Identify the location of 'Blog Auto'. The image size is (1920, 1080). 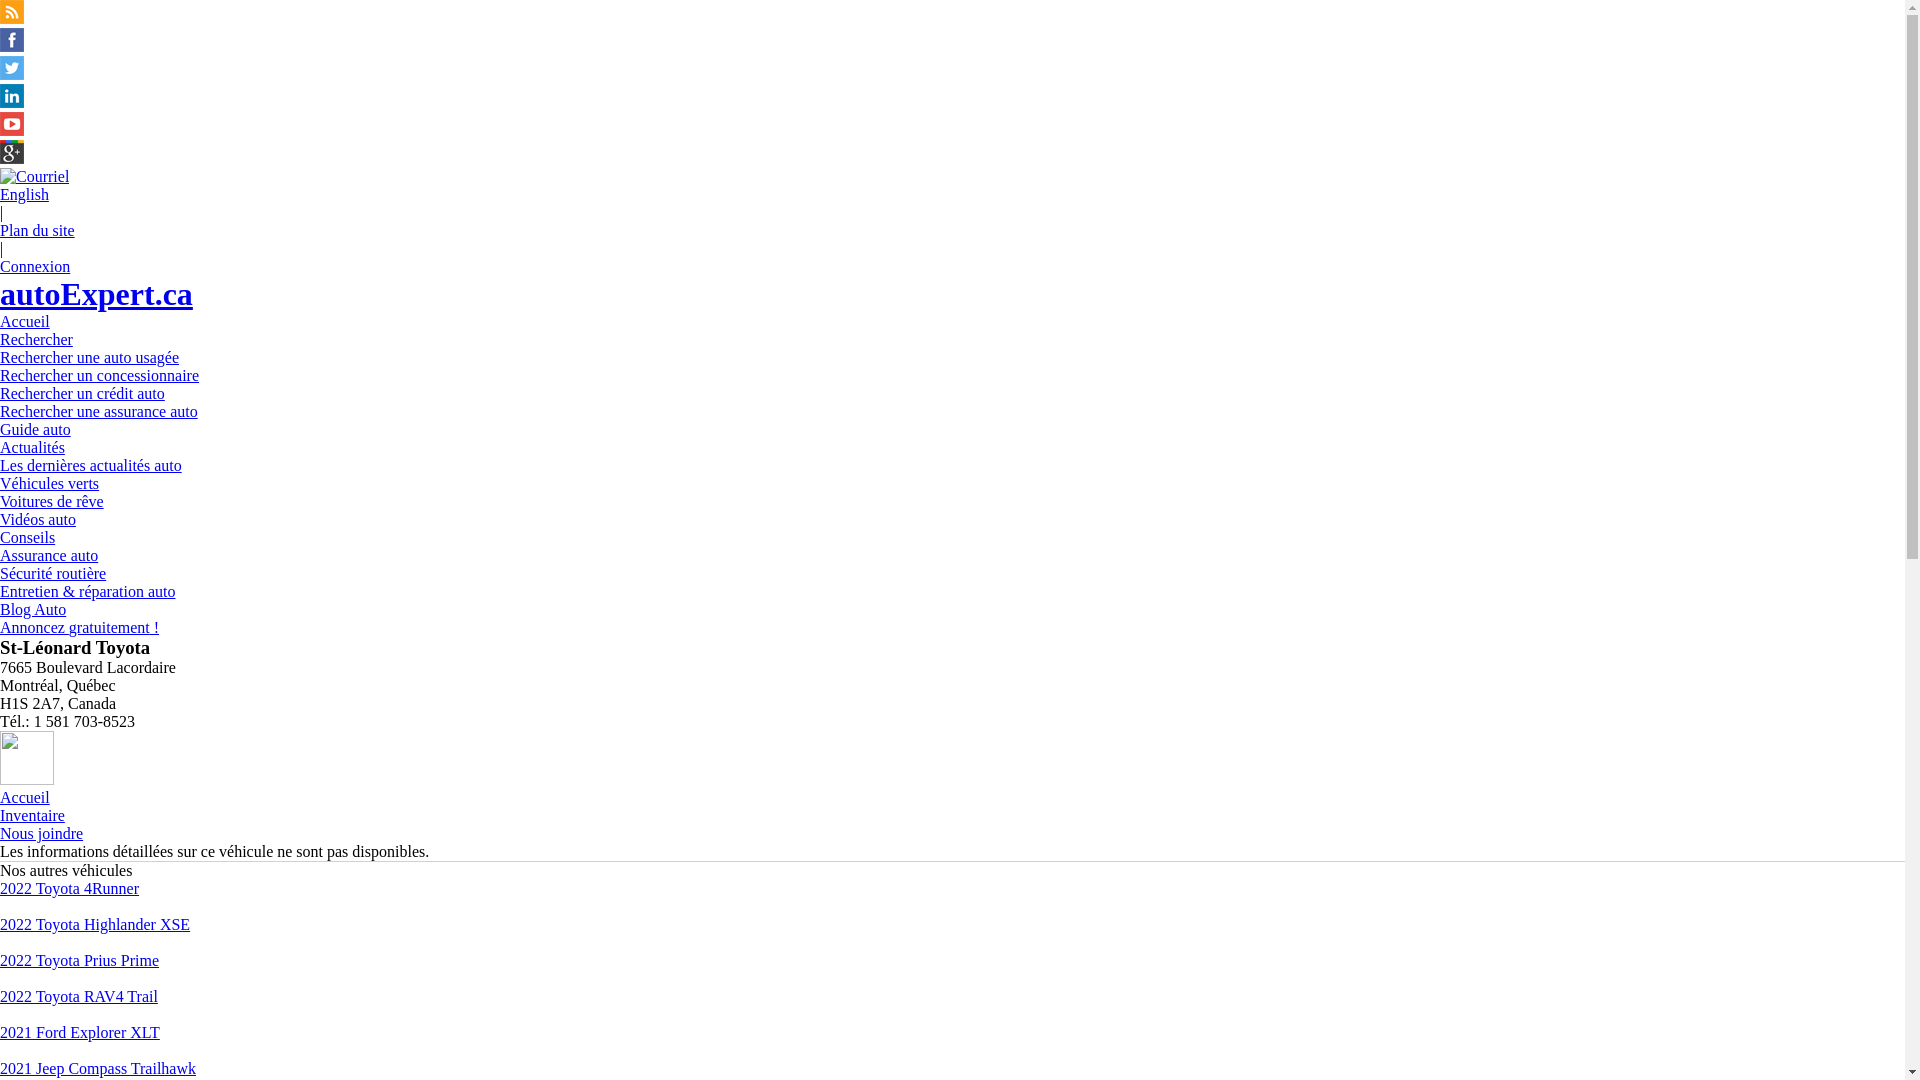
(33, 608).